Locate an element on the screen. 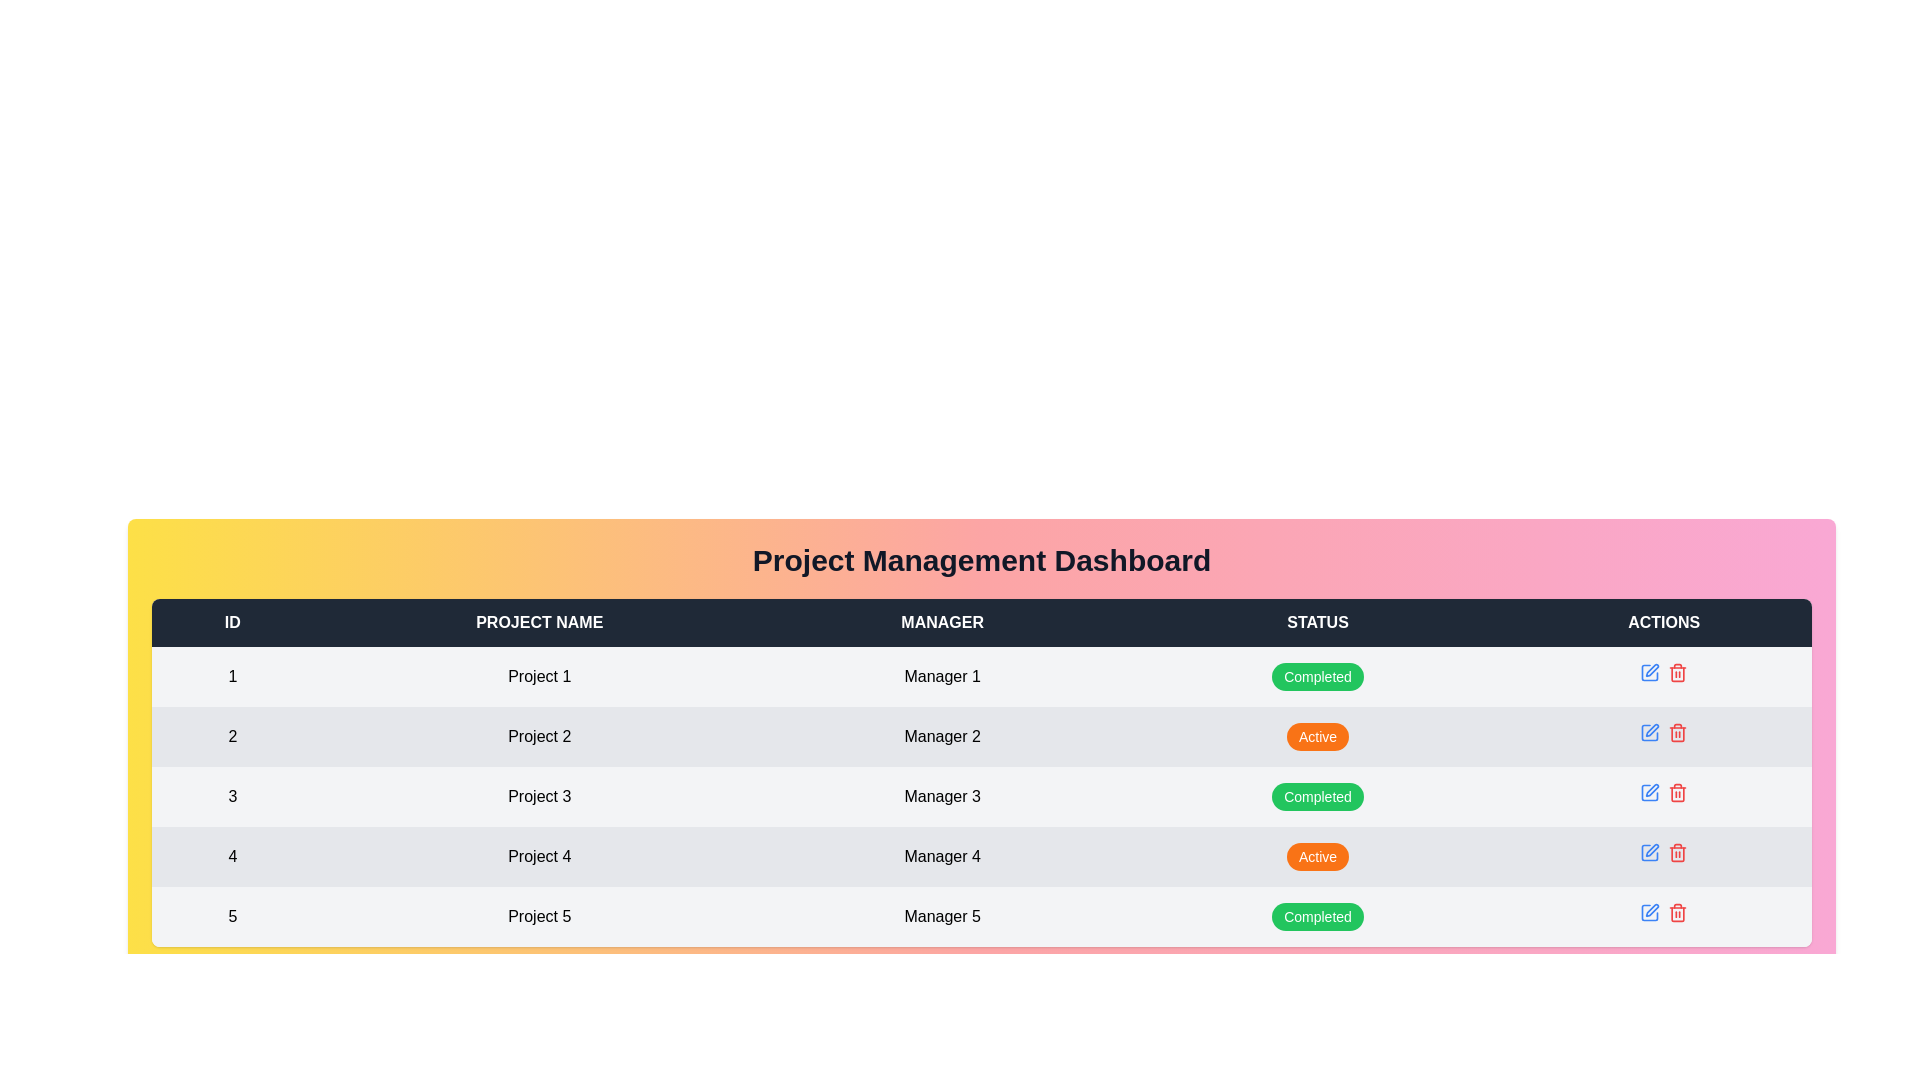 The width and height of the screenshot is (1920, 1080). the pen icon button located in the 'Actions' column of the third row of the table is located at coordinates (1652, 730).